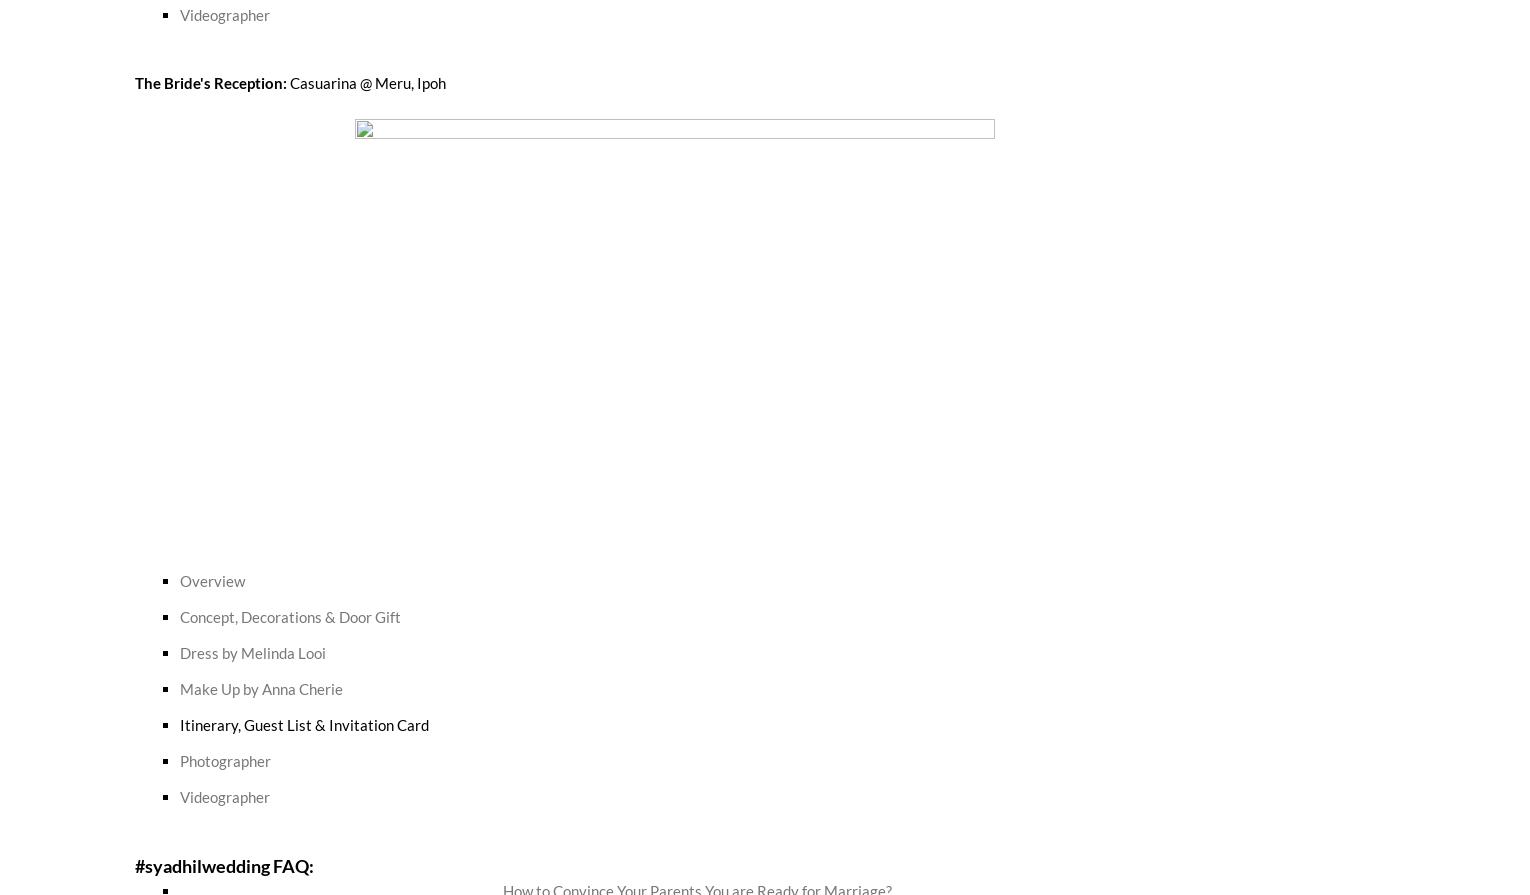 This screenshot has height=895, width=1530. Describe the element at coordinates (212, 81) in the screenshot. I see `'The Bride's Reception:'` at that location.